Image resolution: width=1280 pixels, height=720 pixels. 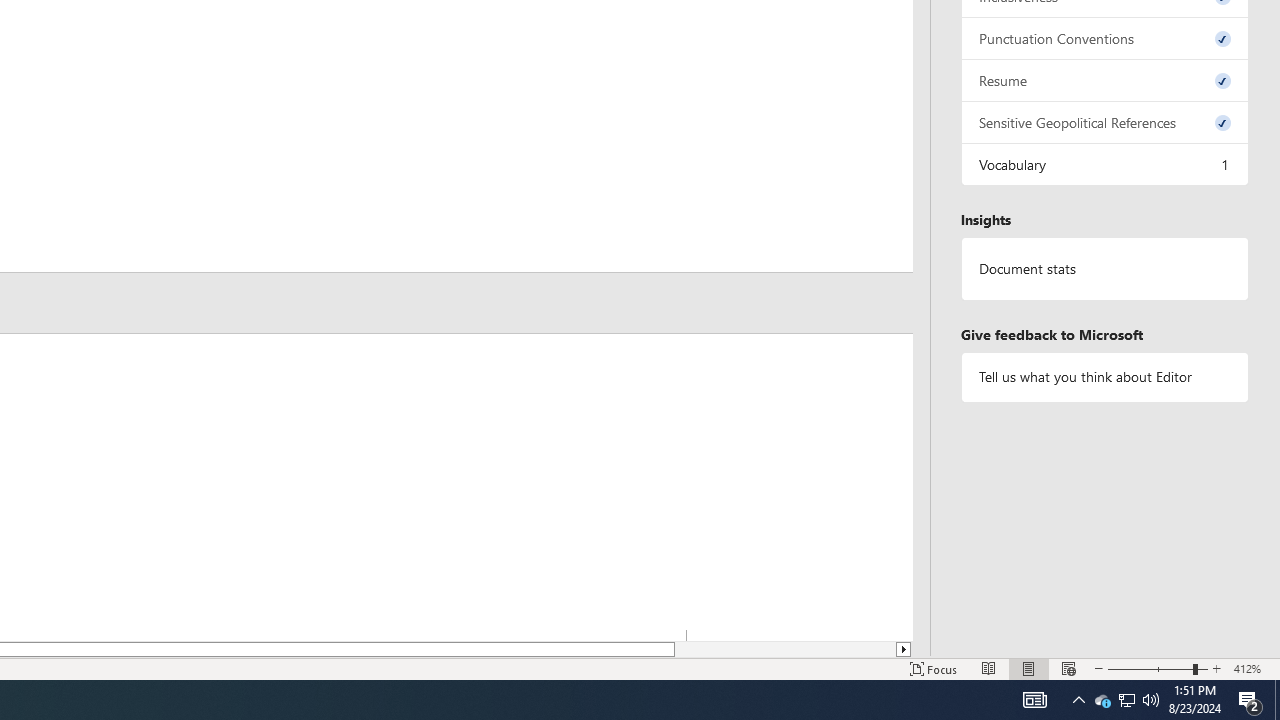 What do you see at coordinates (1034, 698) in the screenshot?
I see `'AutomationID: 4105'` at bounding box center [1034, 698].